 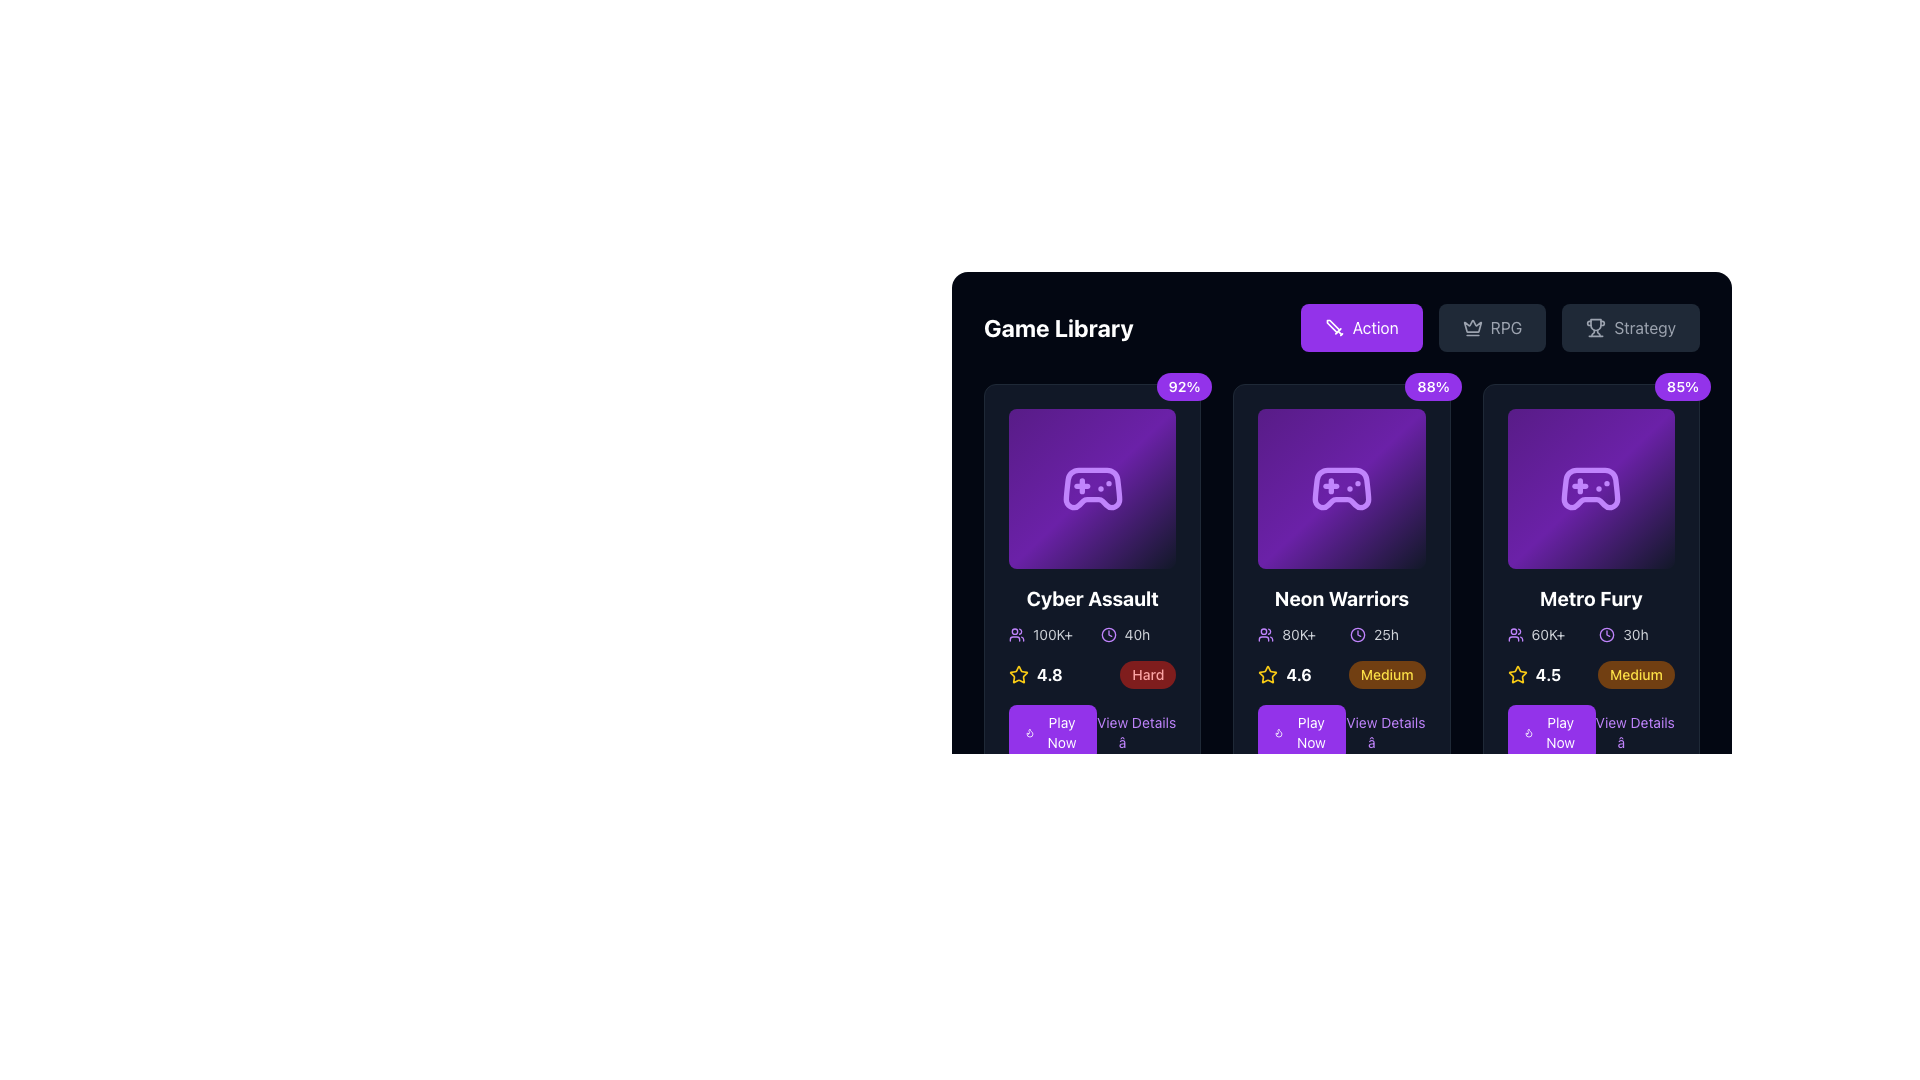 What do you see at coordinates (1472, 326) in the screenshot?
I see `the crown icon representing the 'RPG' category, which is positioned to the left of the 'RPG' label in the menu, between the 'Action' and 'Strategy' categories` at bounding box center [1472, 326].